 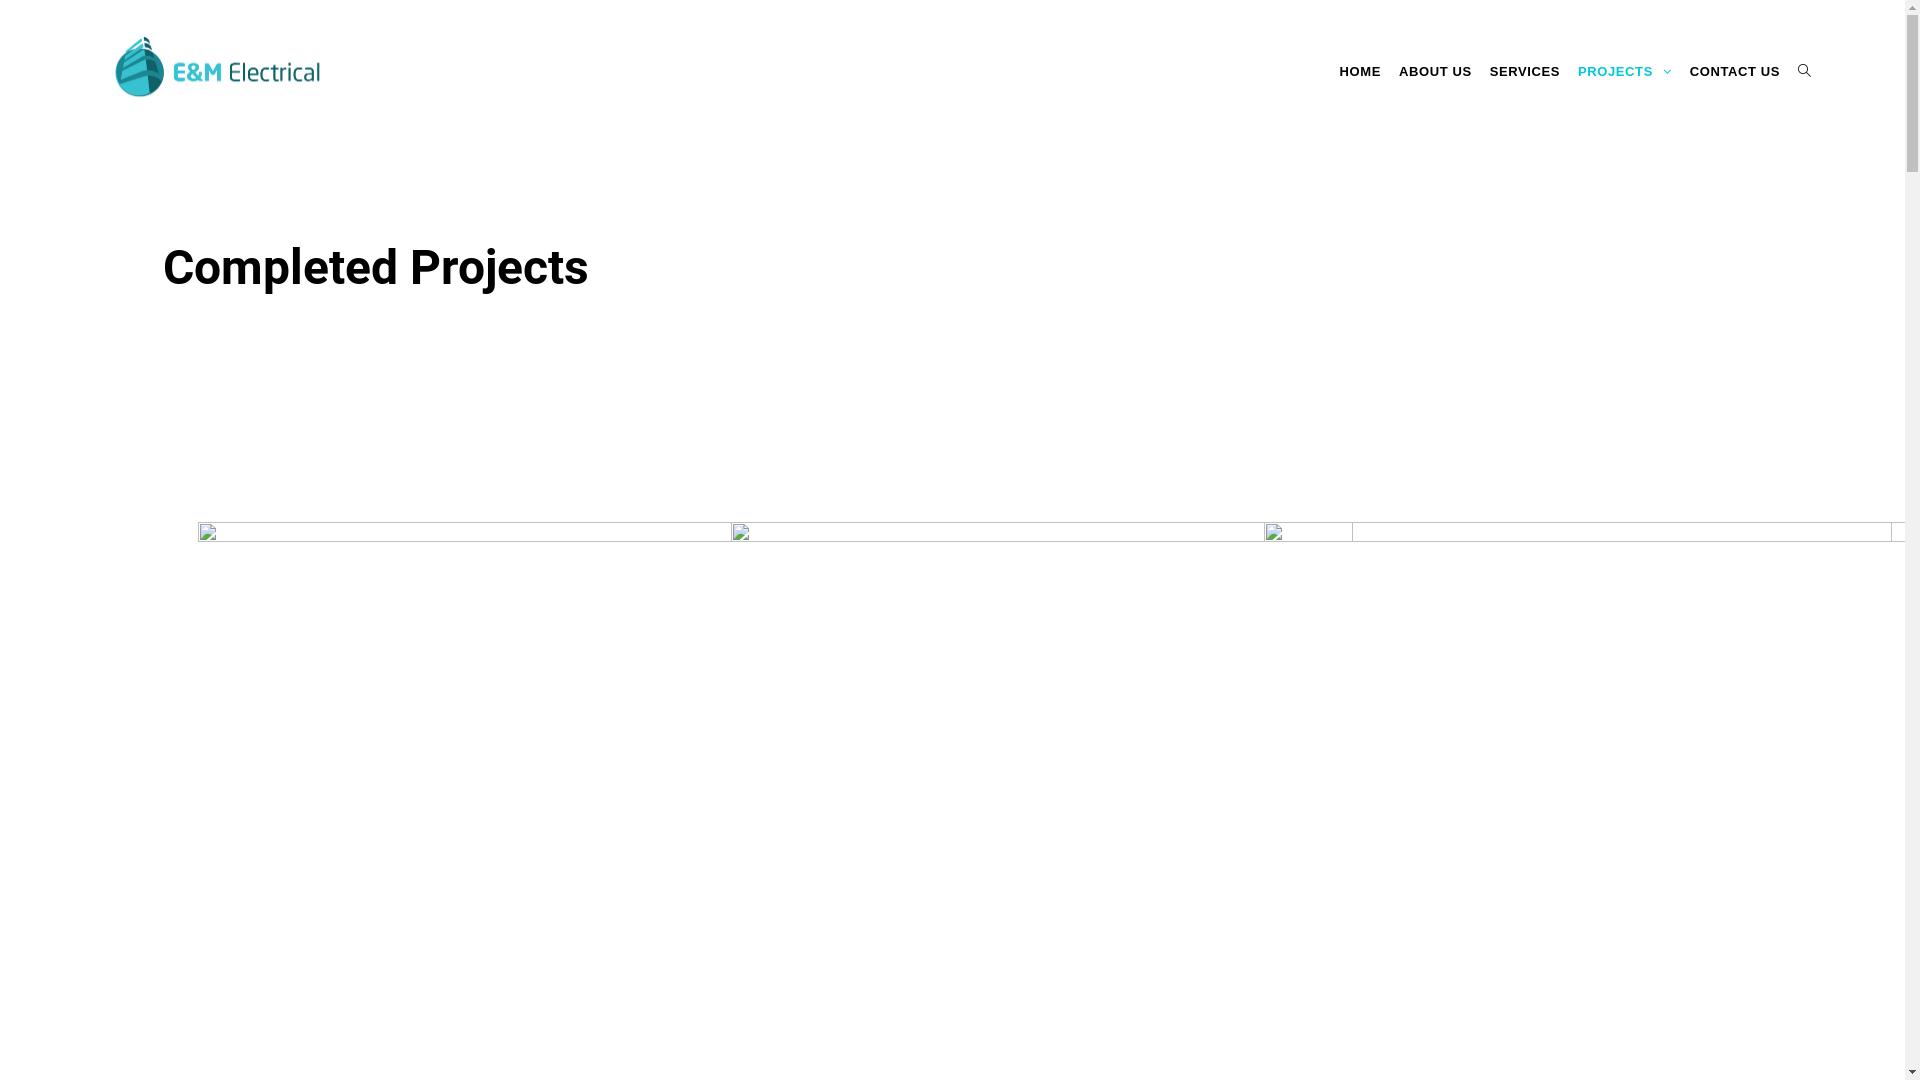 What do you see at coordinates (1360, 71) in the screenshot?
I see `'HOME'` at bounding box center [1360, 71].